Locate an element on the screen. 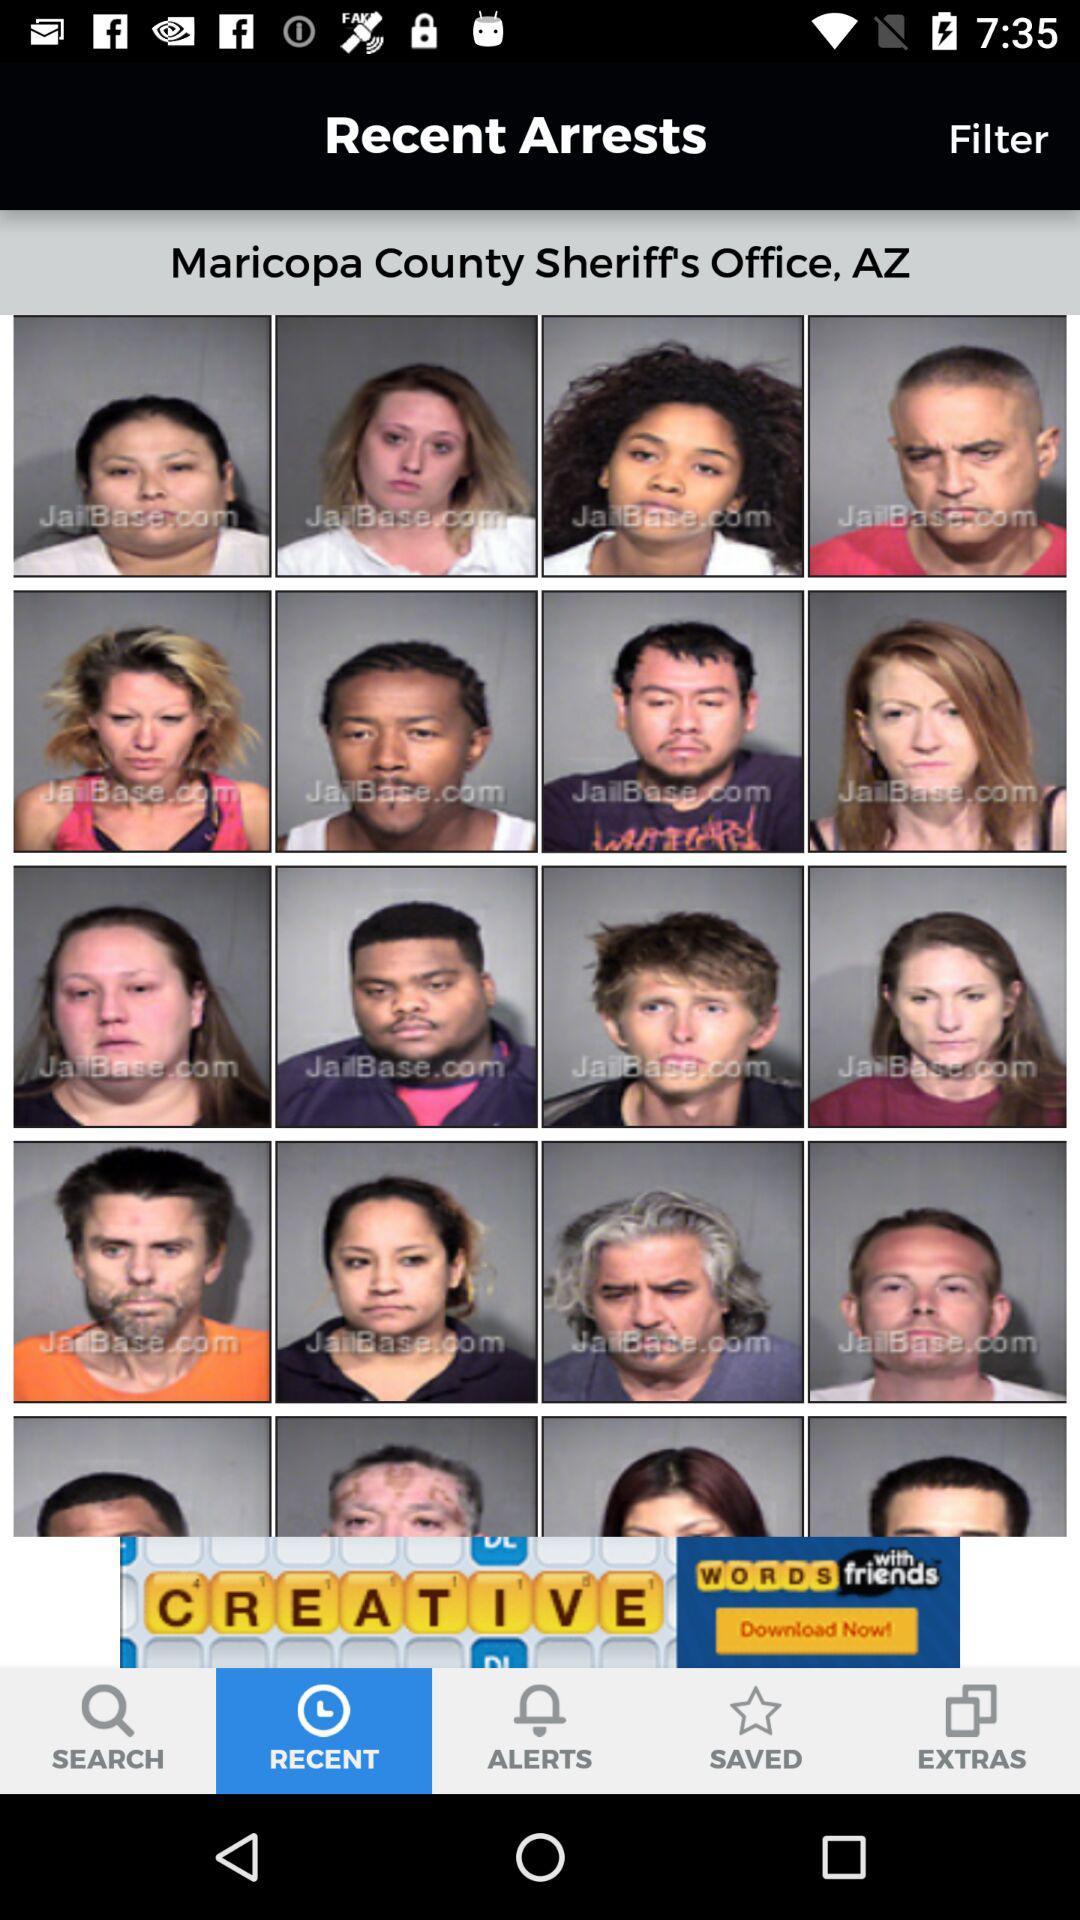 The height and width of the screenshot is (1920, 1080). item above the maricopa county sheriff item is located at coordinates (479, 134).